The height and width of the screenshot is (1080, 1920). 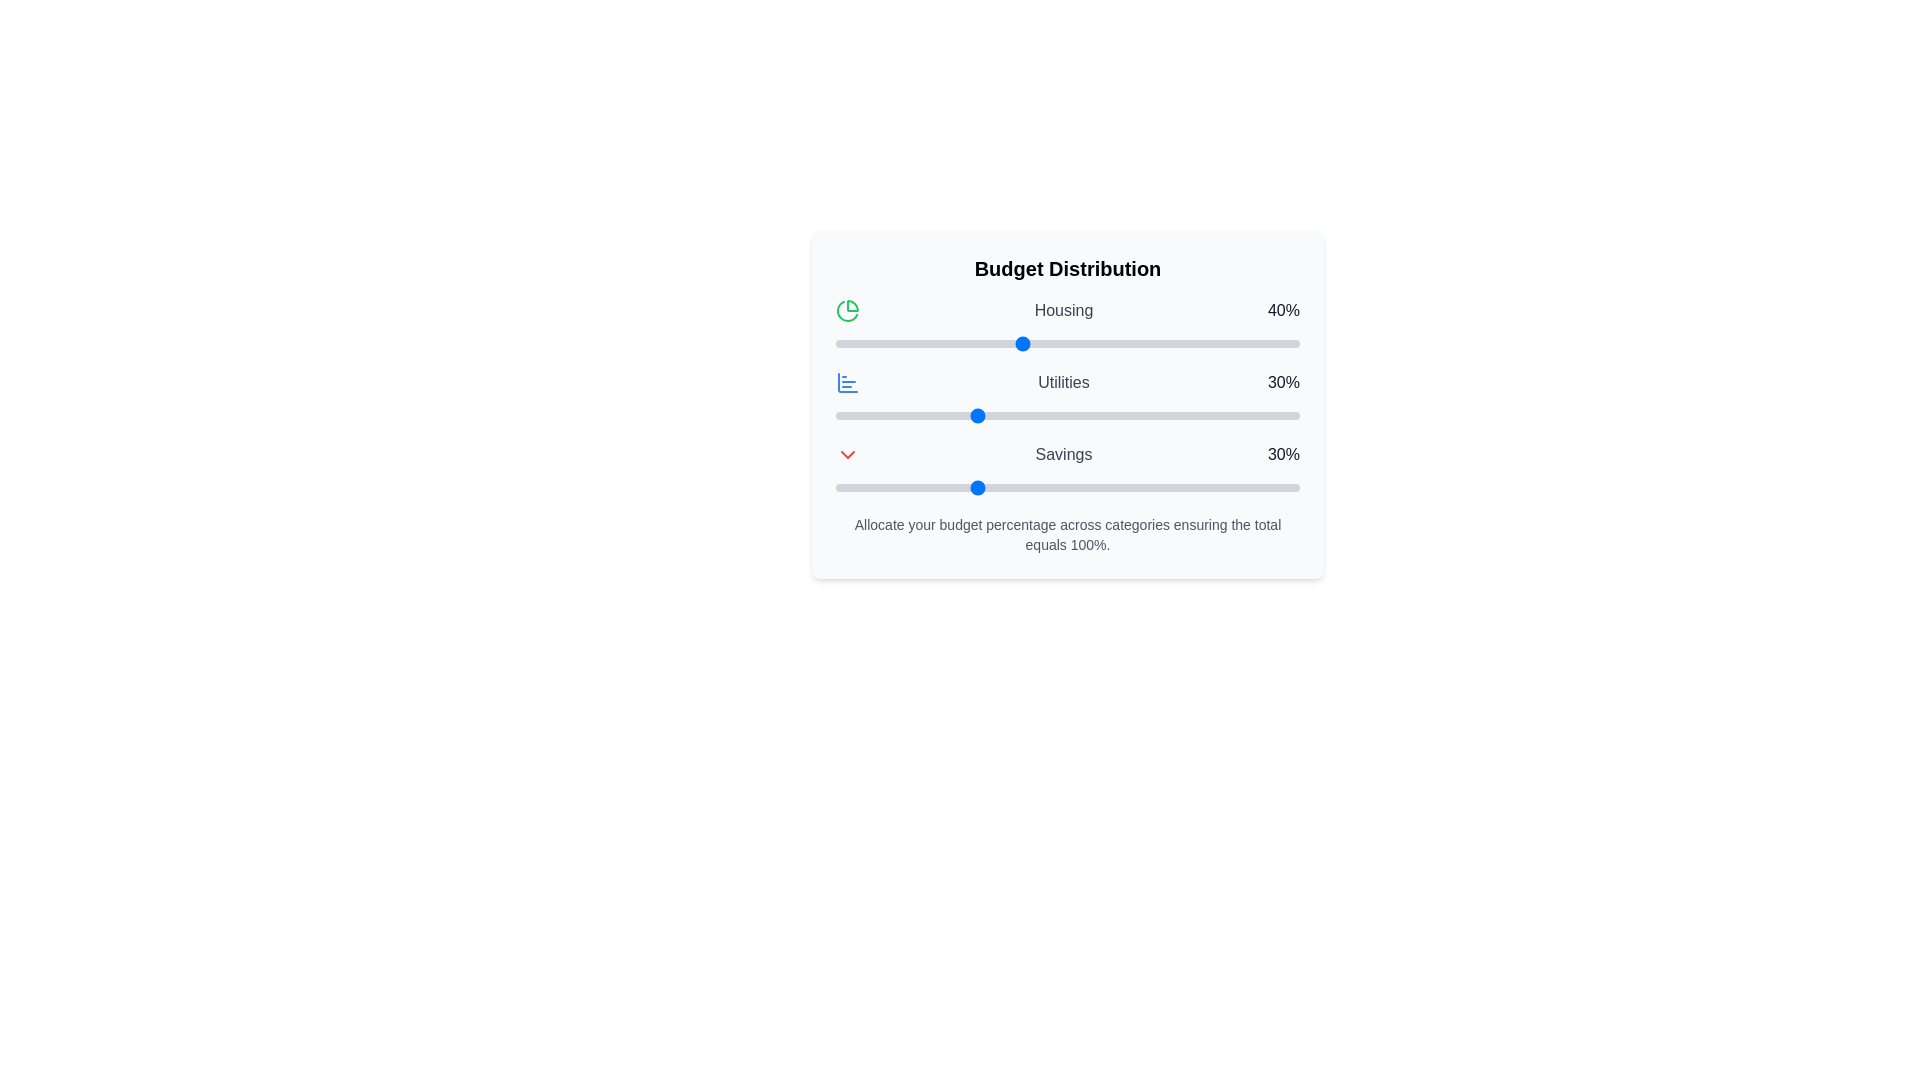 What do you see at coordinates (1067, 405) in the screenshot?
I see `the sliders in the budget distribution interface` at bounding box center [1067, 405].